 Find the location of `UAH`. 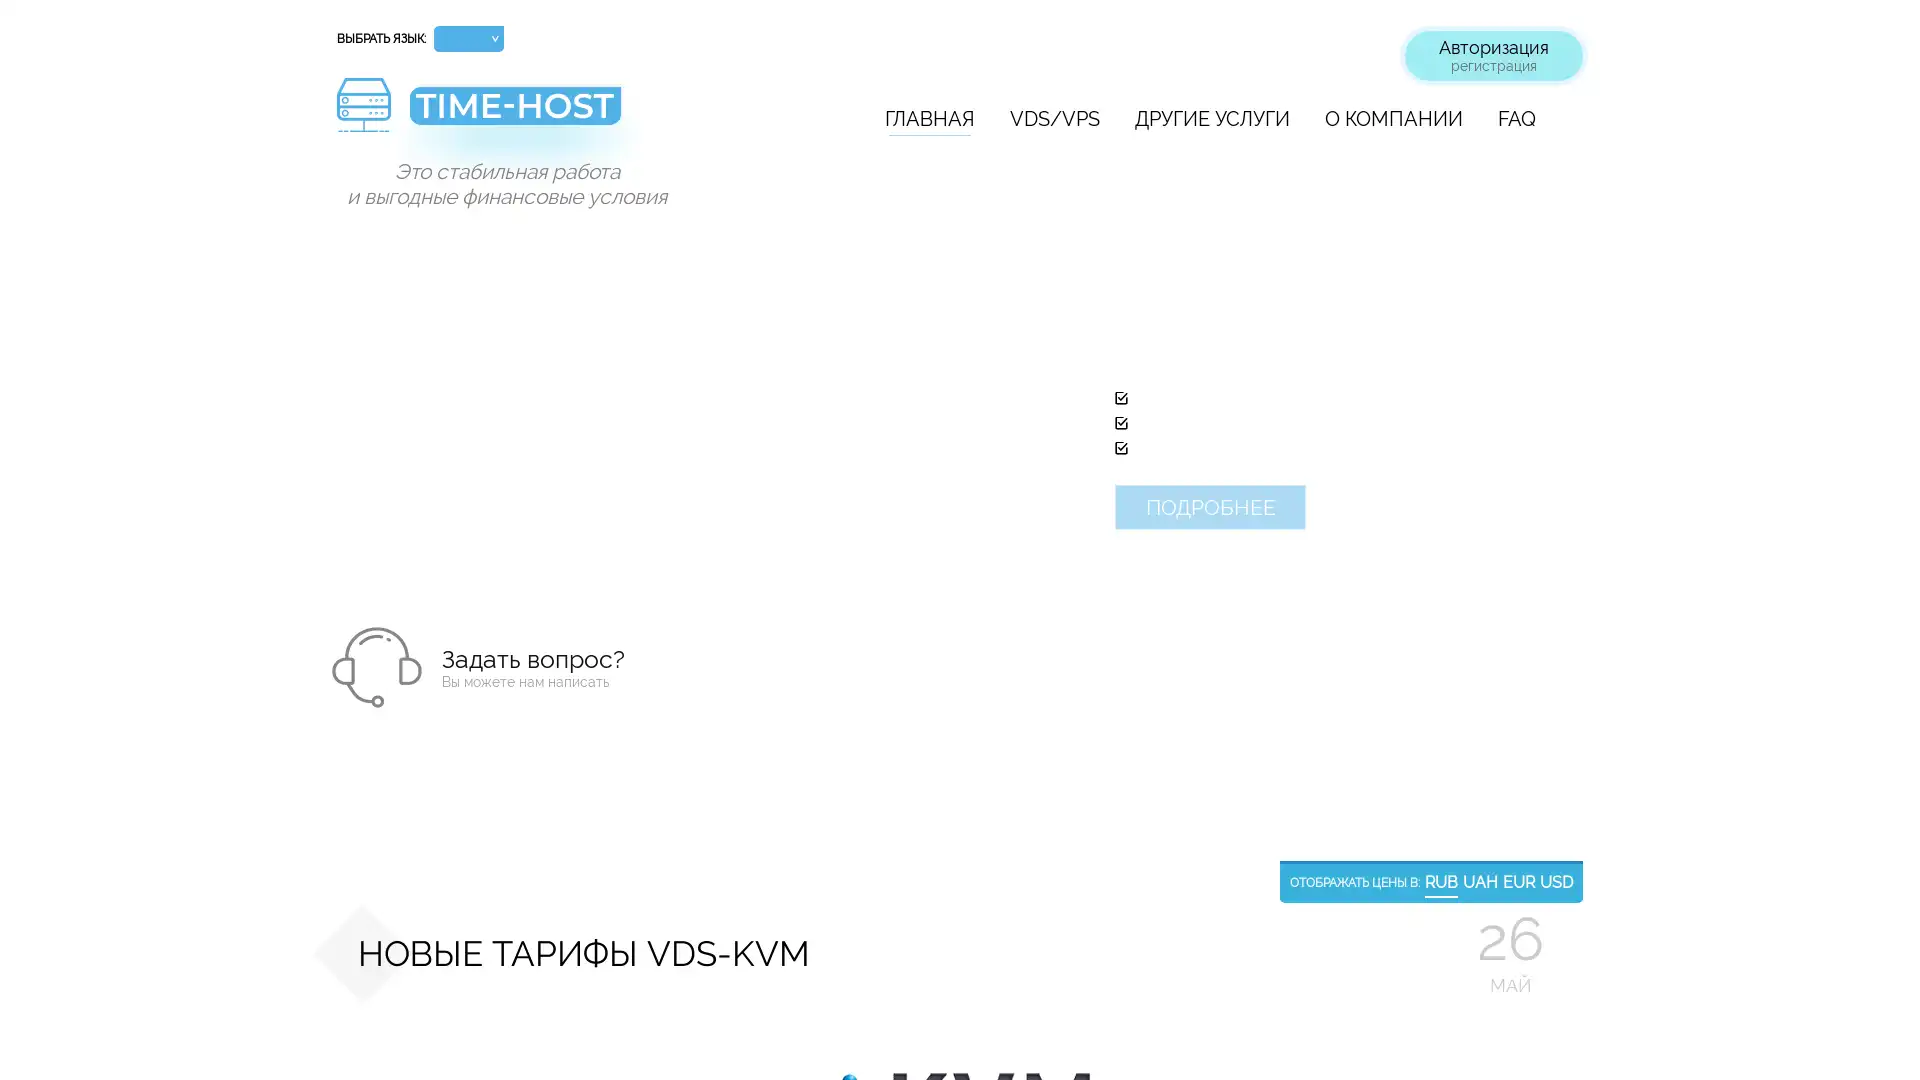

UAH is located at coordinates (1480, 882).